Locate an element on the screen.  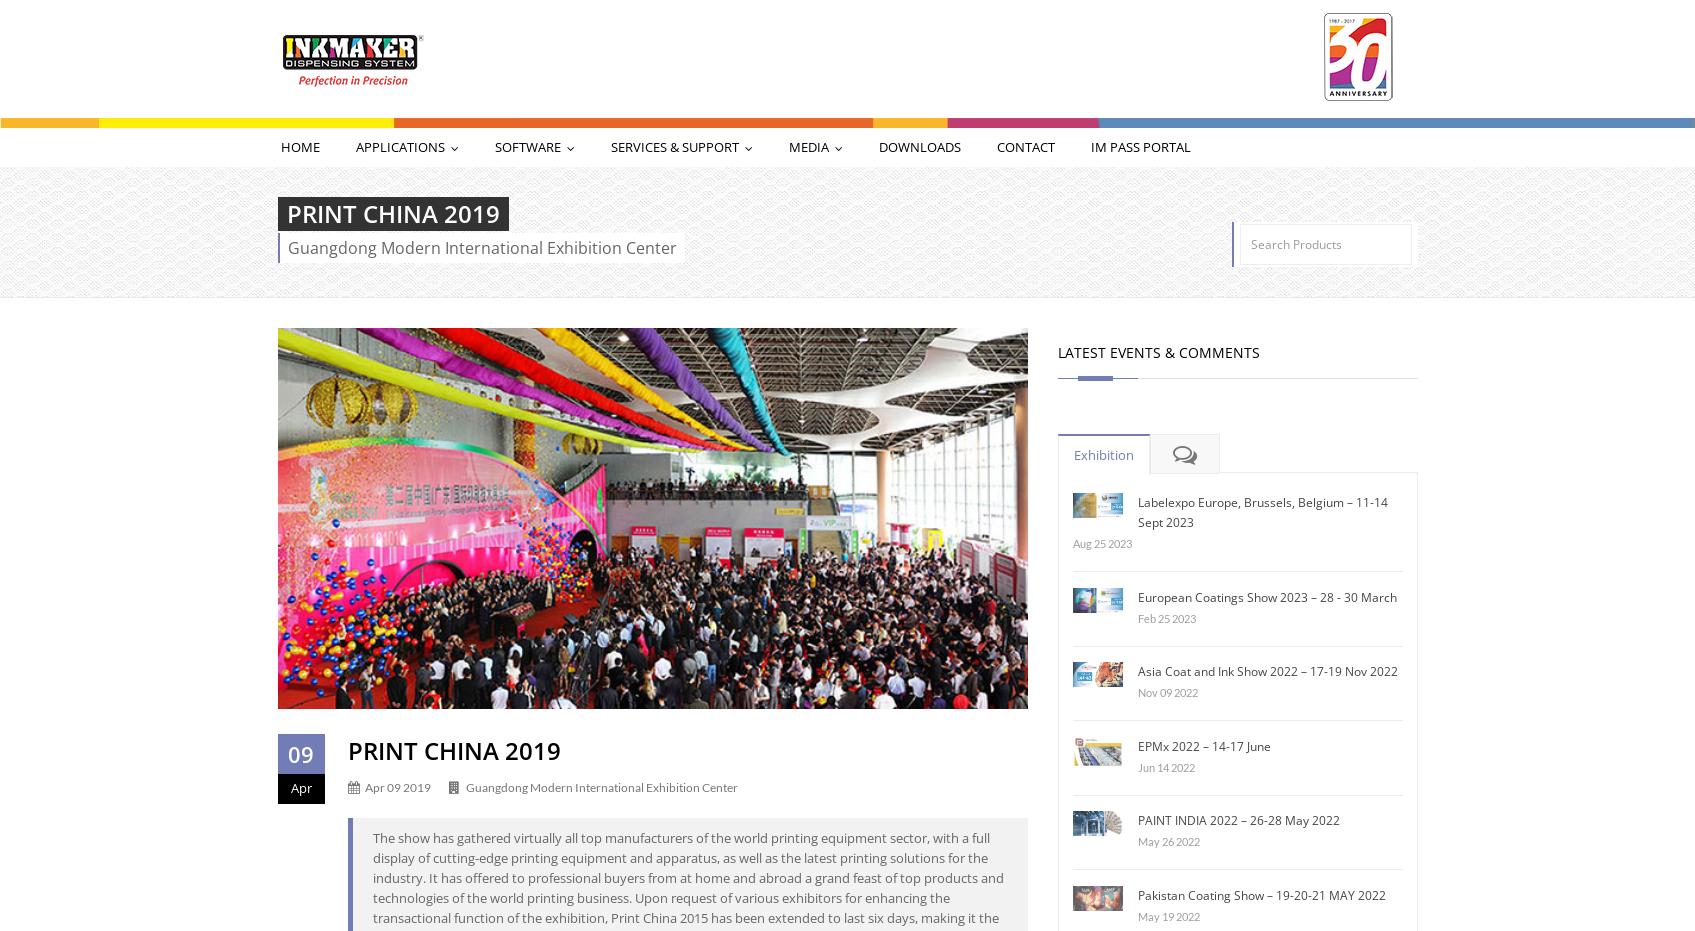
'Latest Events & Comments' is located at coordinates (1057, 352).